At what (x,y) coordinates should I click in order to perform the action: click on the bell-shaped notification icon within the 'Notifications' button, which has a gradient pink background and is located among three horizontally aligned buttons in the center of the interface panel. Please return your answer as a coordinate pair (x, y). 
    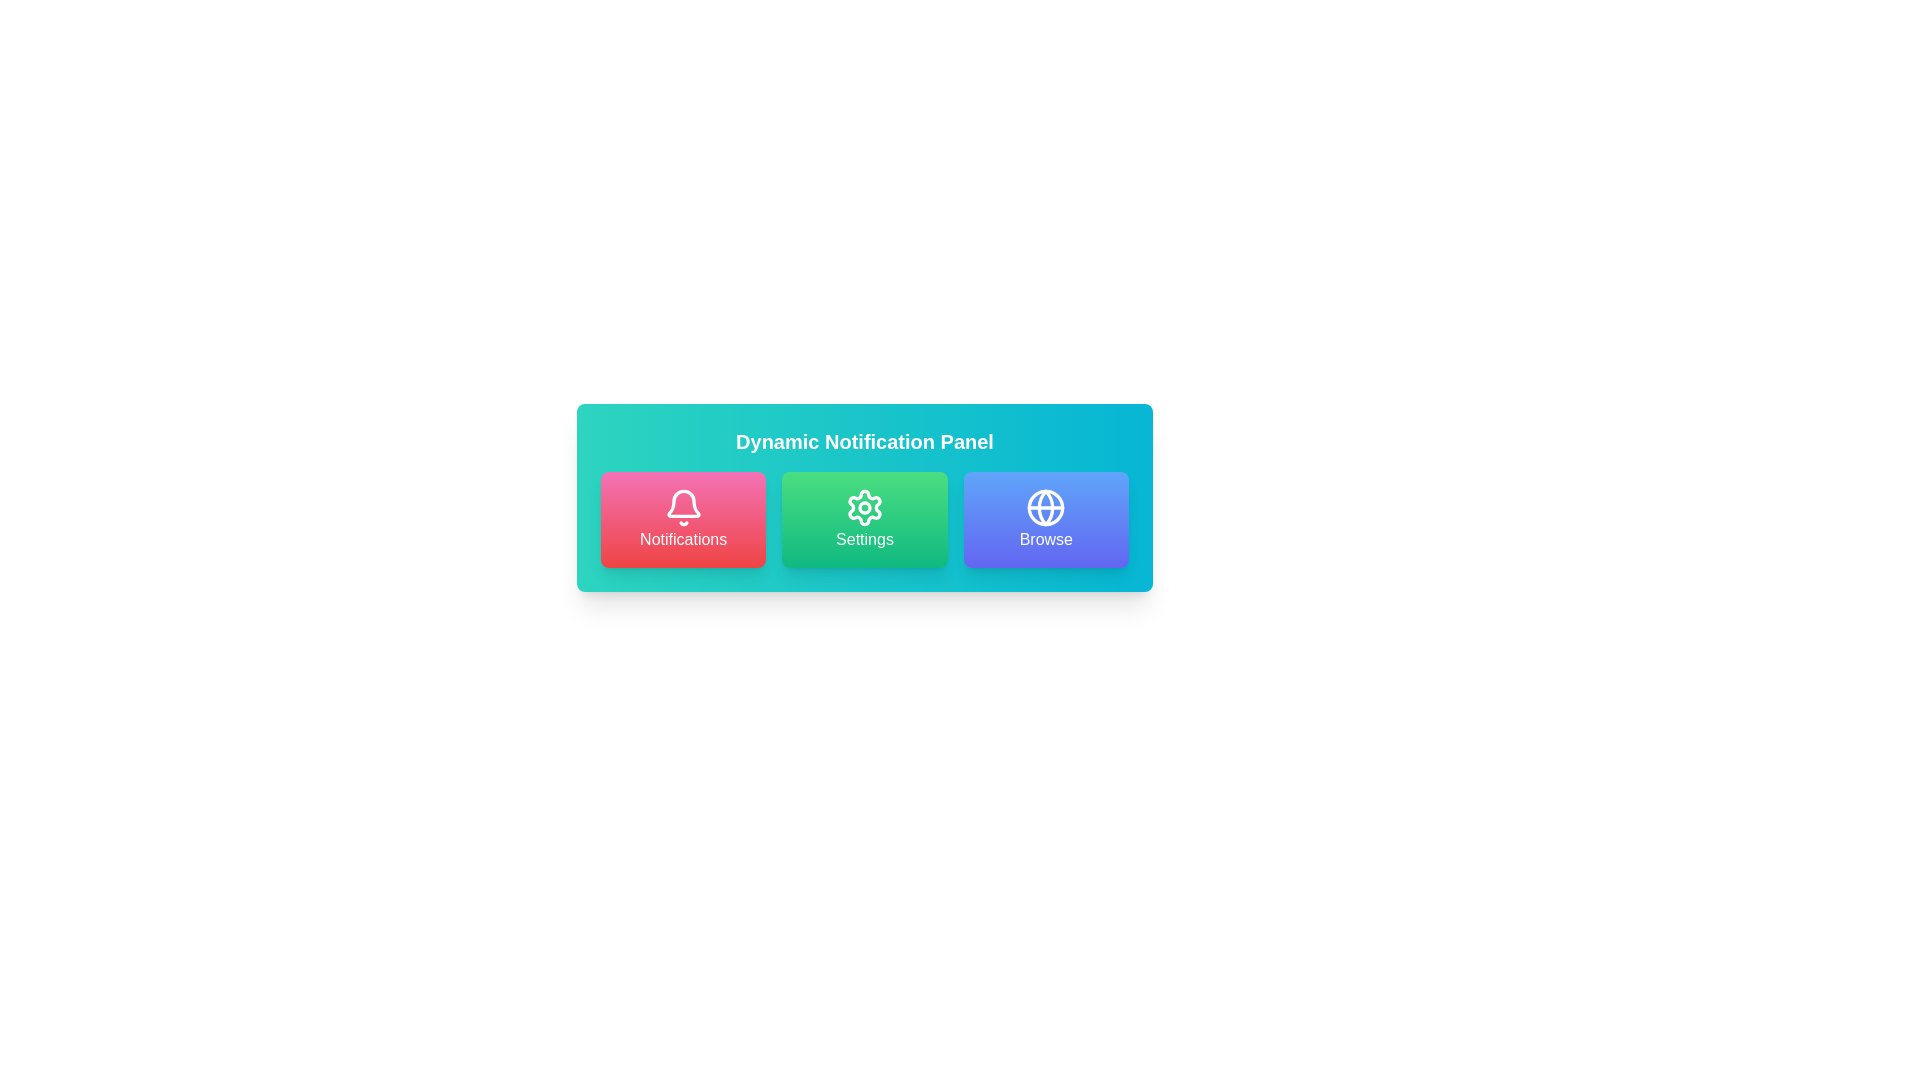
    Looking at the image, I should click on (683, 502).